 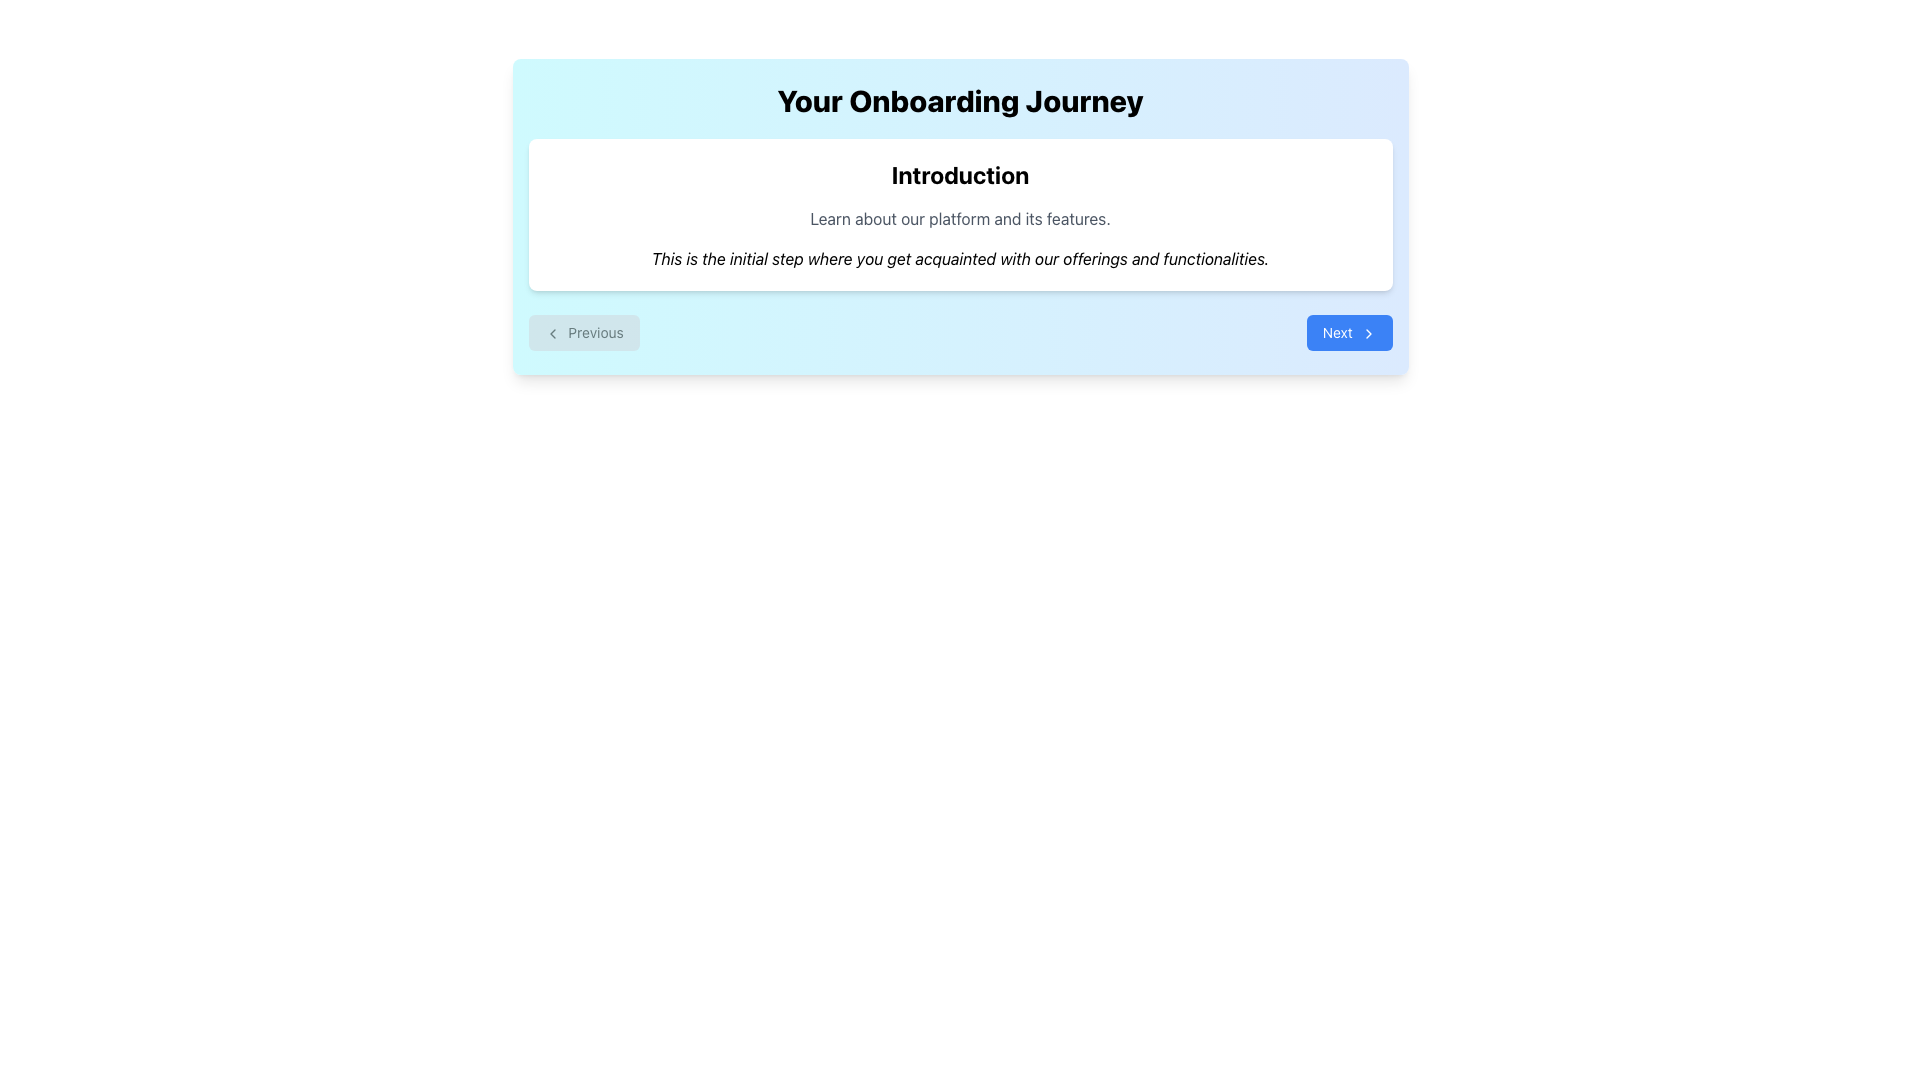 What do you see at coordinates (960, 173) in the screenshot?
I see `the bold, large-sized heading text 'Introduction'` at bounding box center [960, 173].